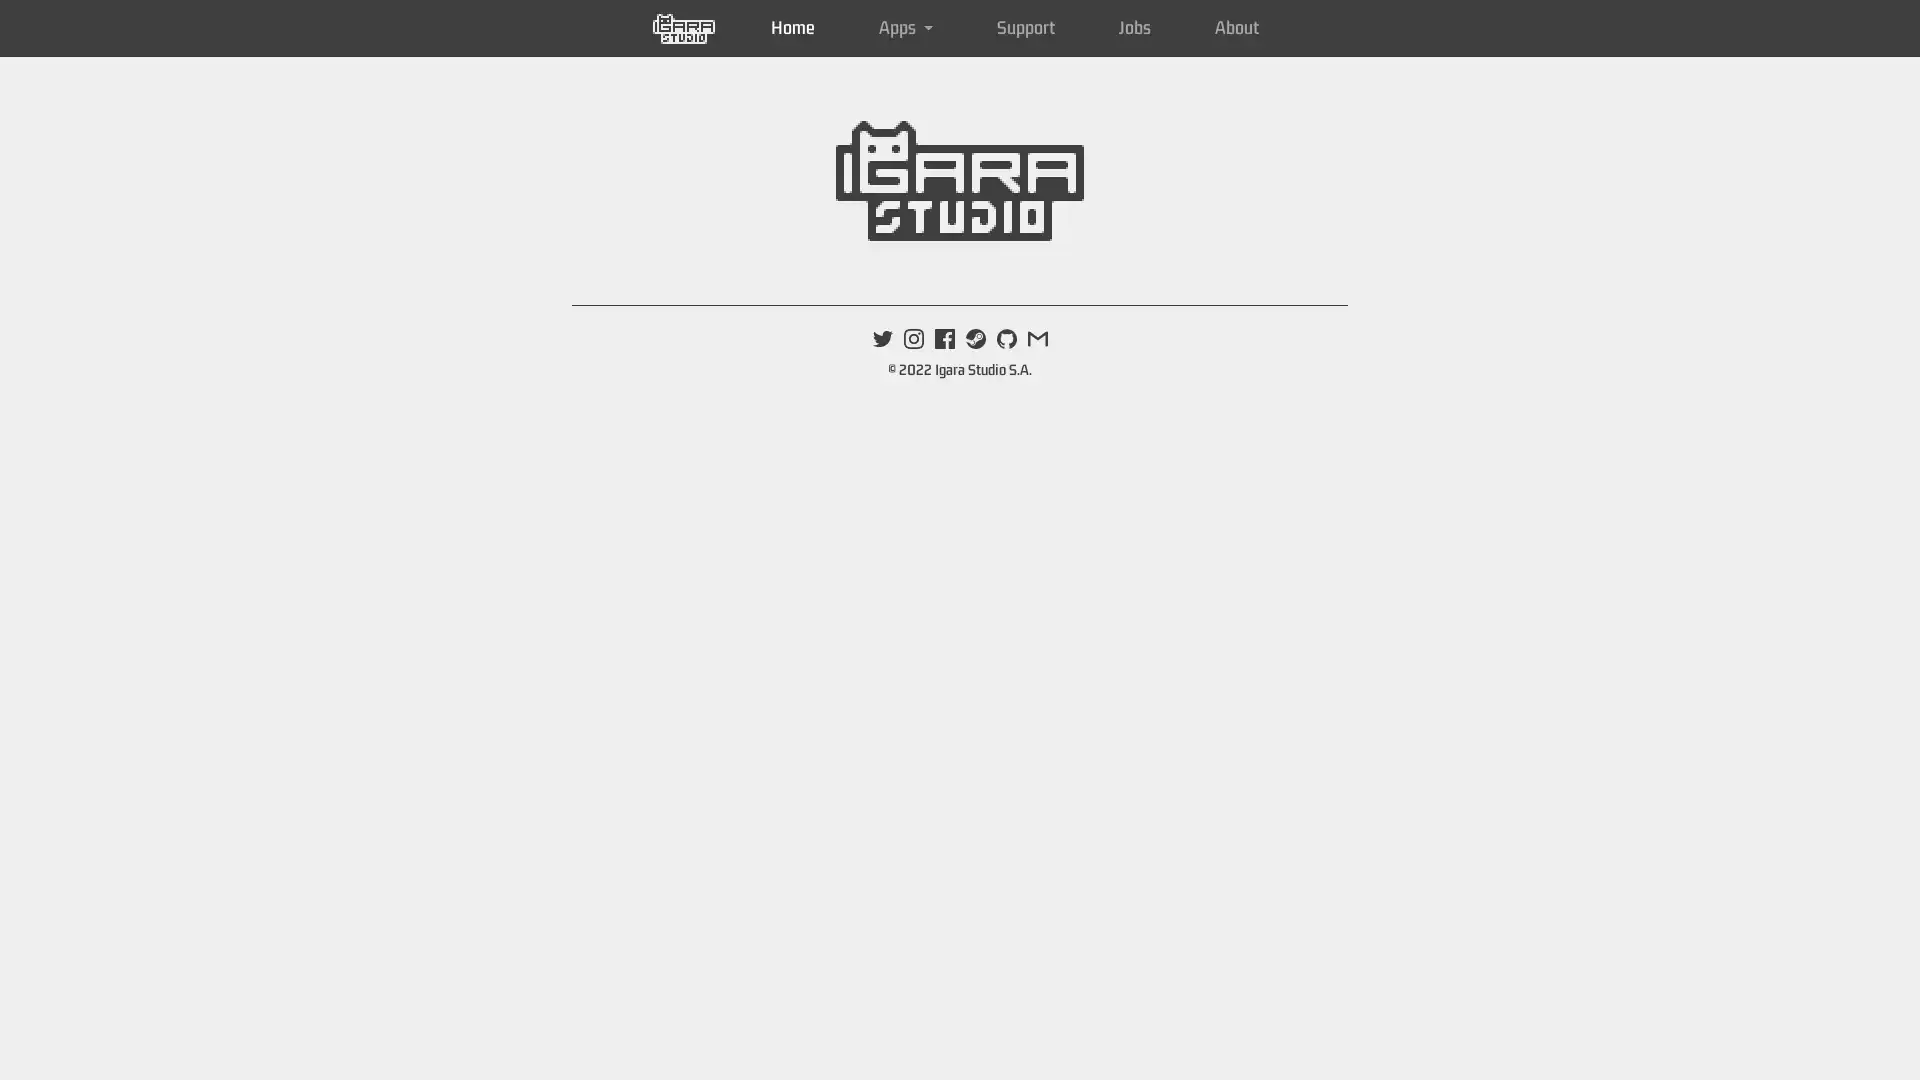 Image resolution: width=1920 pixels, height=1080 pixels. I want to click on Apps, so click(904, 27).